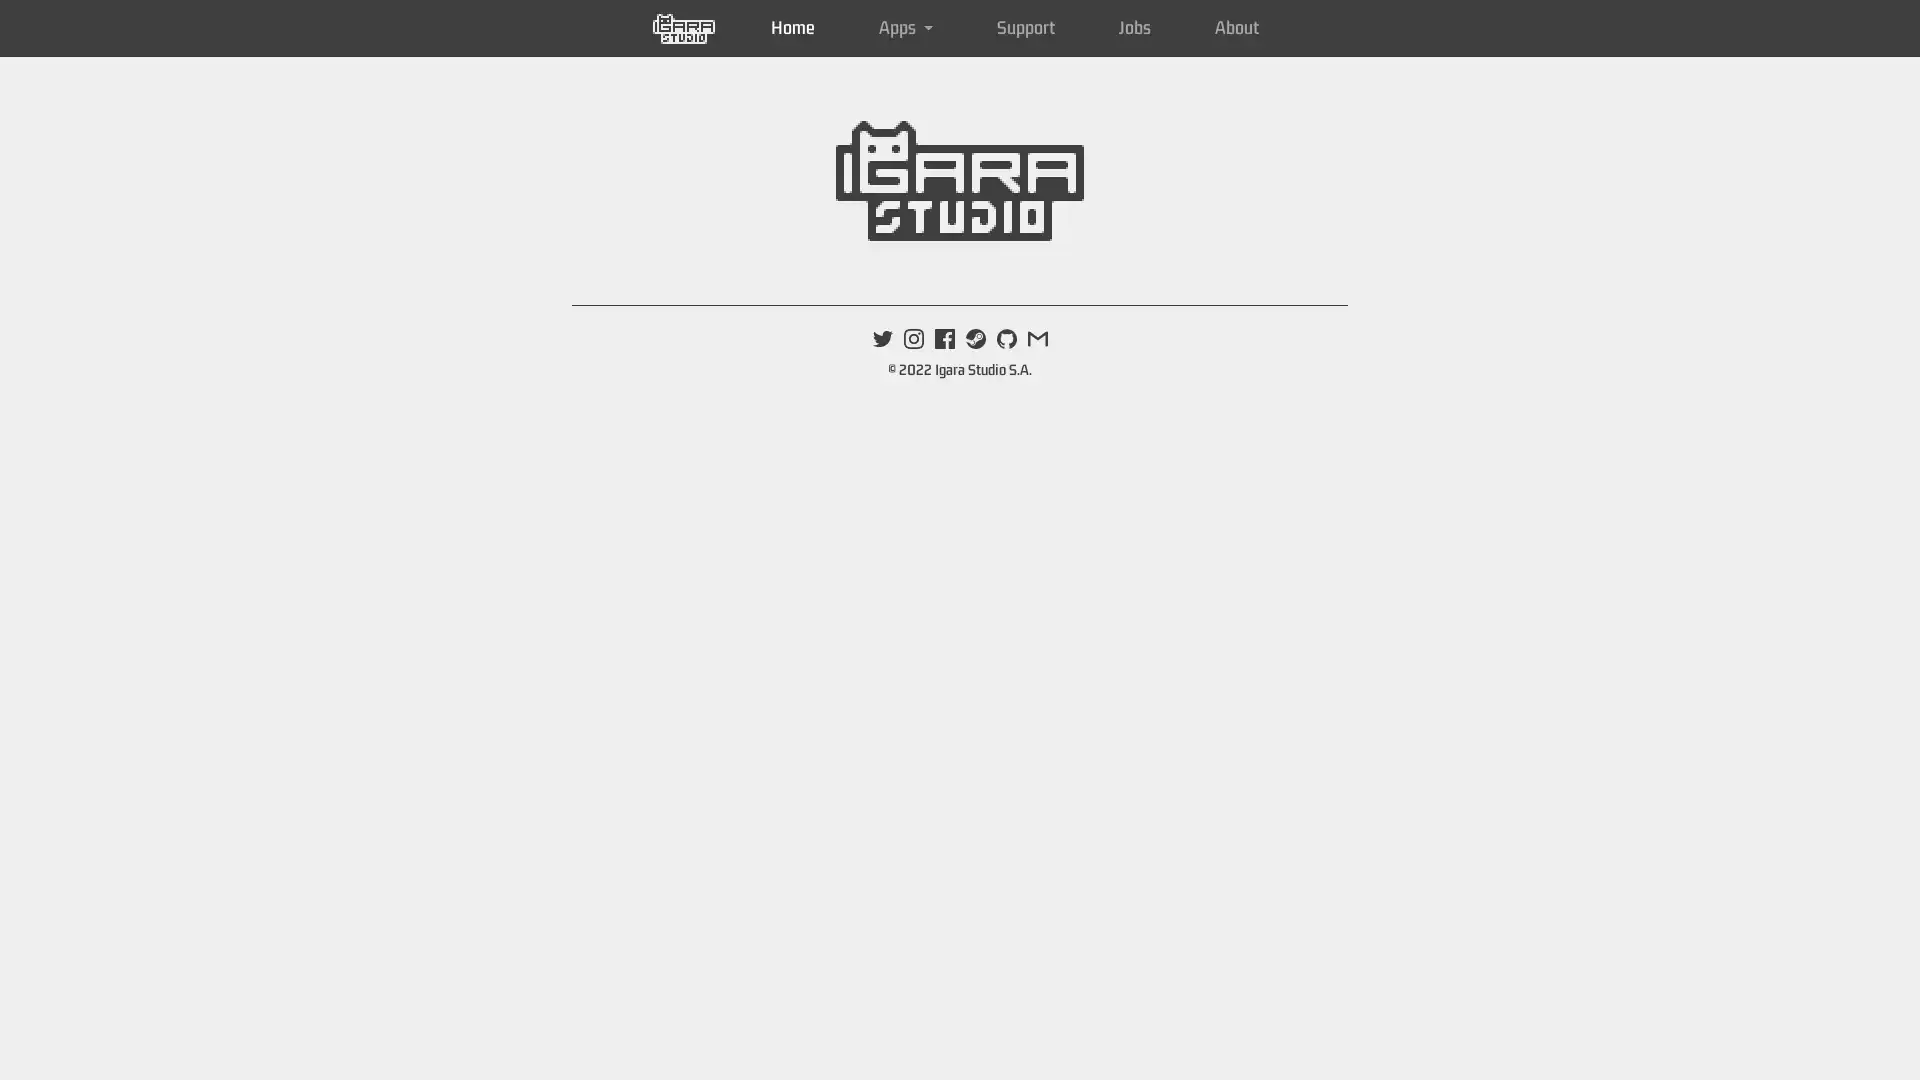 Image resolution: width=1920 pixels, height=1080 pixels. I want to click on Apps, so click(904, 27).